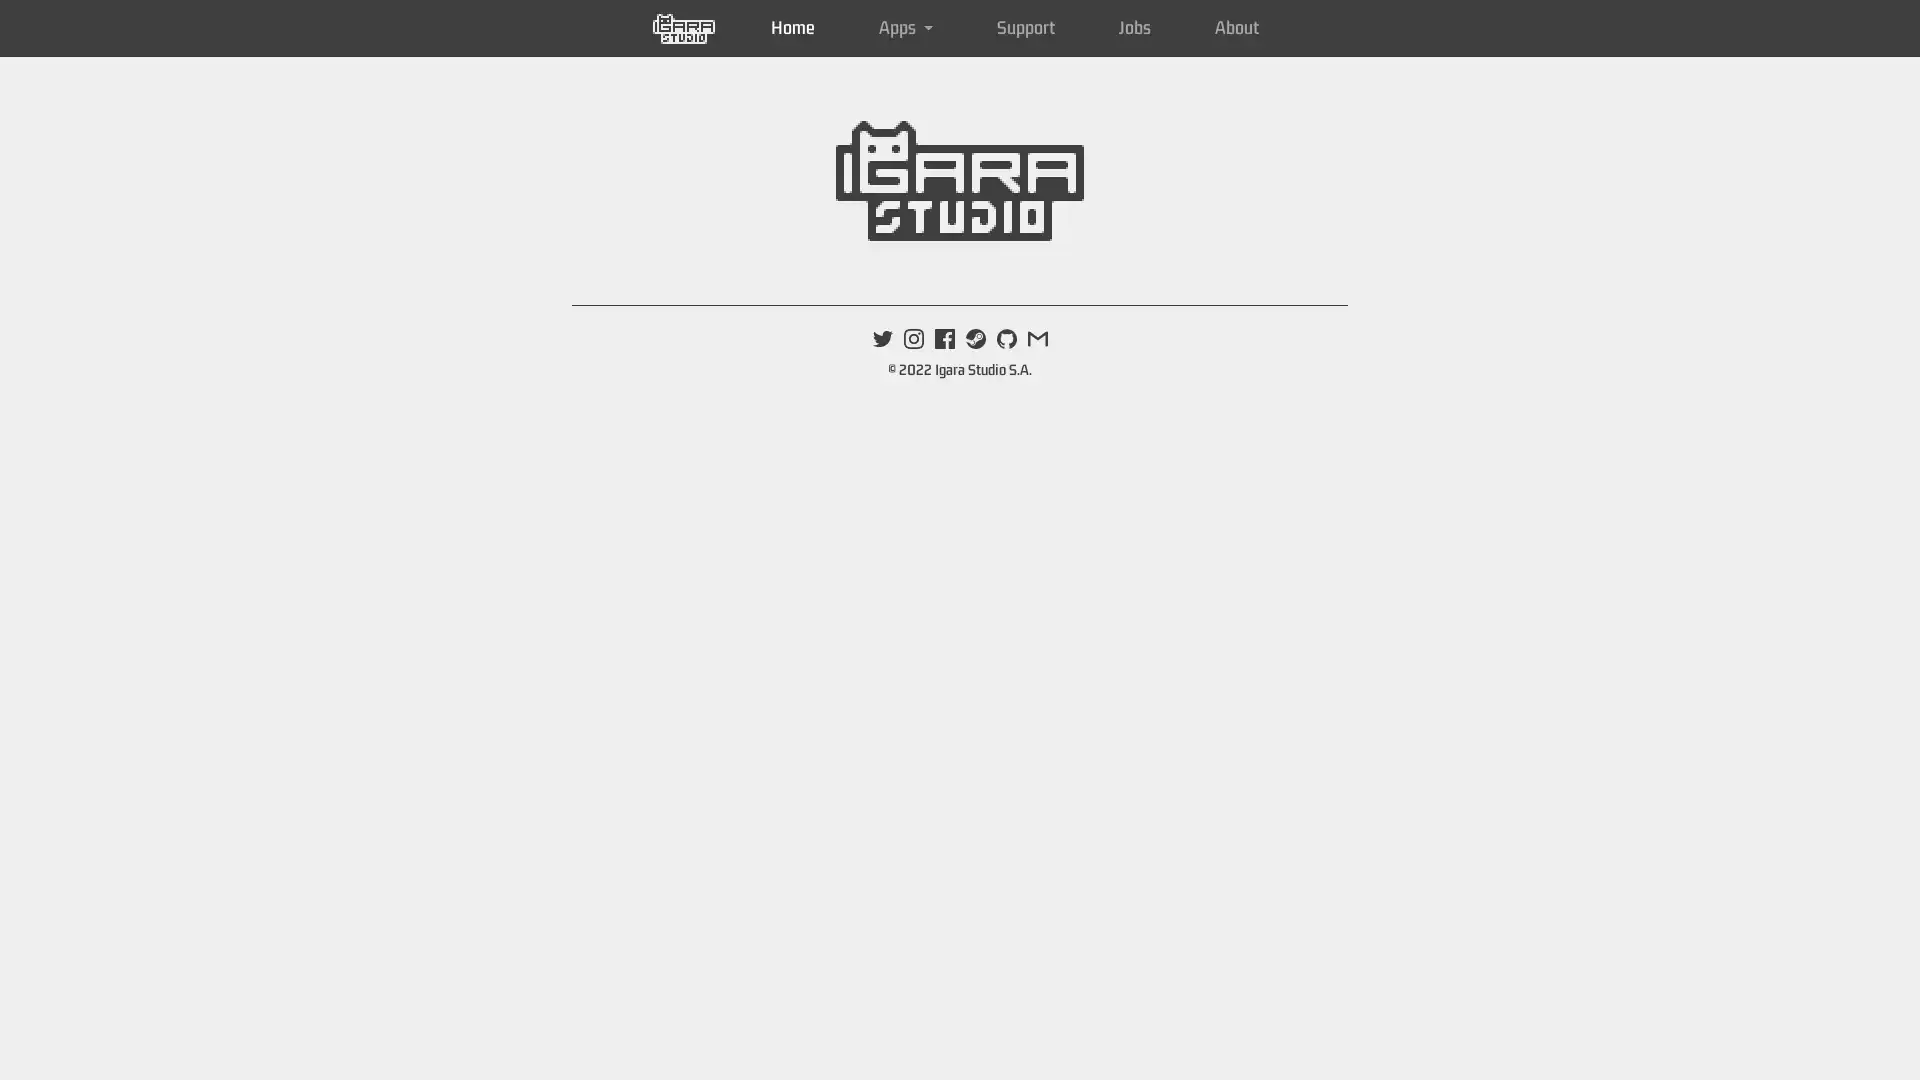 Image resolution: width=1920 pixels, height=1080 pixels. I want to click on Apps, so click(904, 27).